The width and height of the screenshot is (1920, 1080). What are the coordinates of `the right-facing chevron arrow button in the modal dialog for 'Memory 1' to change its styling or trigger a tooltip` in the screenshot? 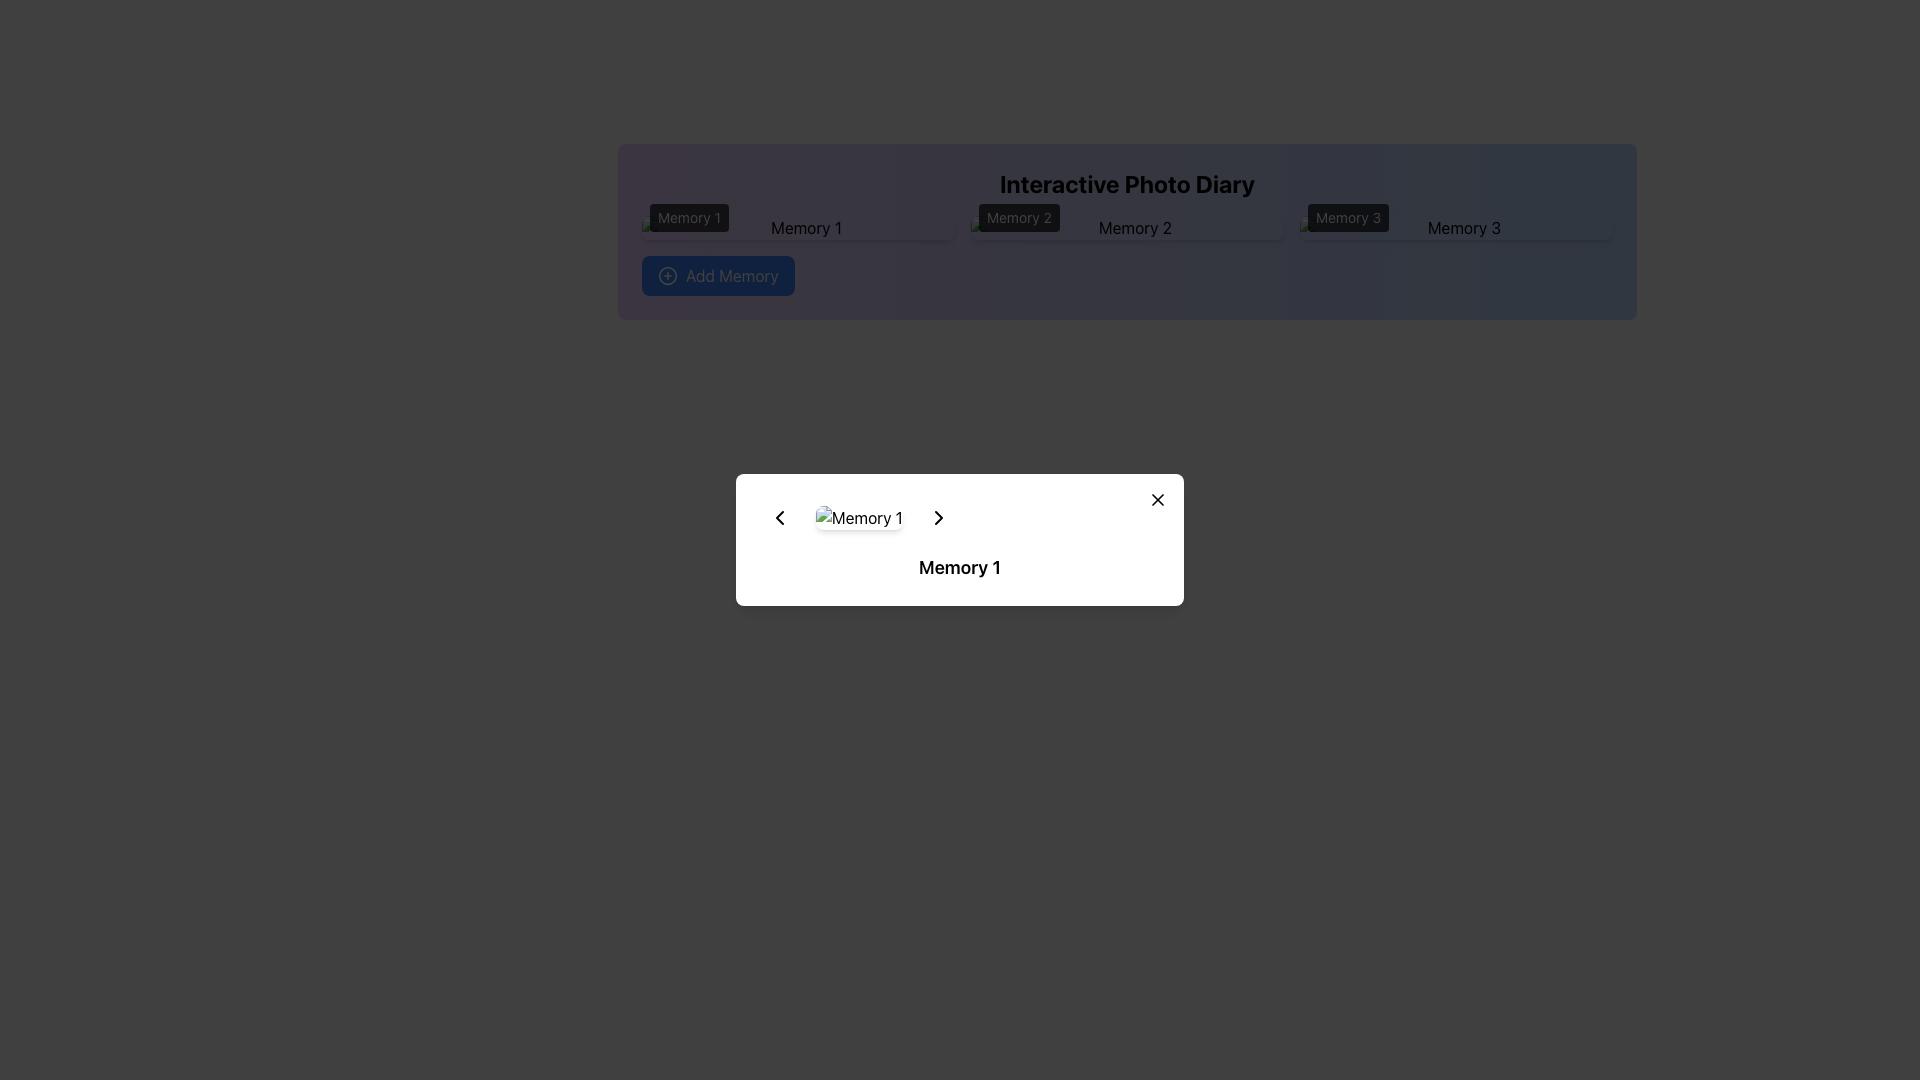 It's located at (937, 516).